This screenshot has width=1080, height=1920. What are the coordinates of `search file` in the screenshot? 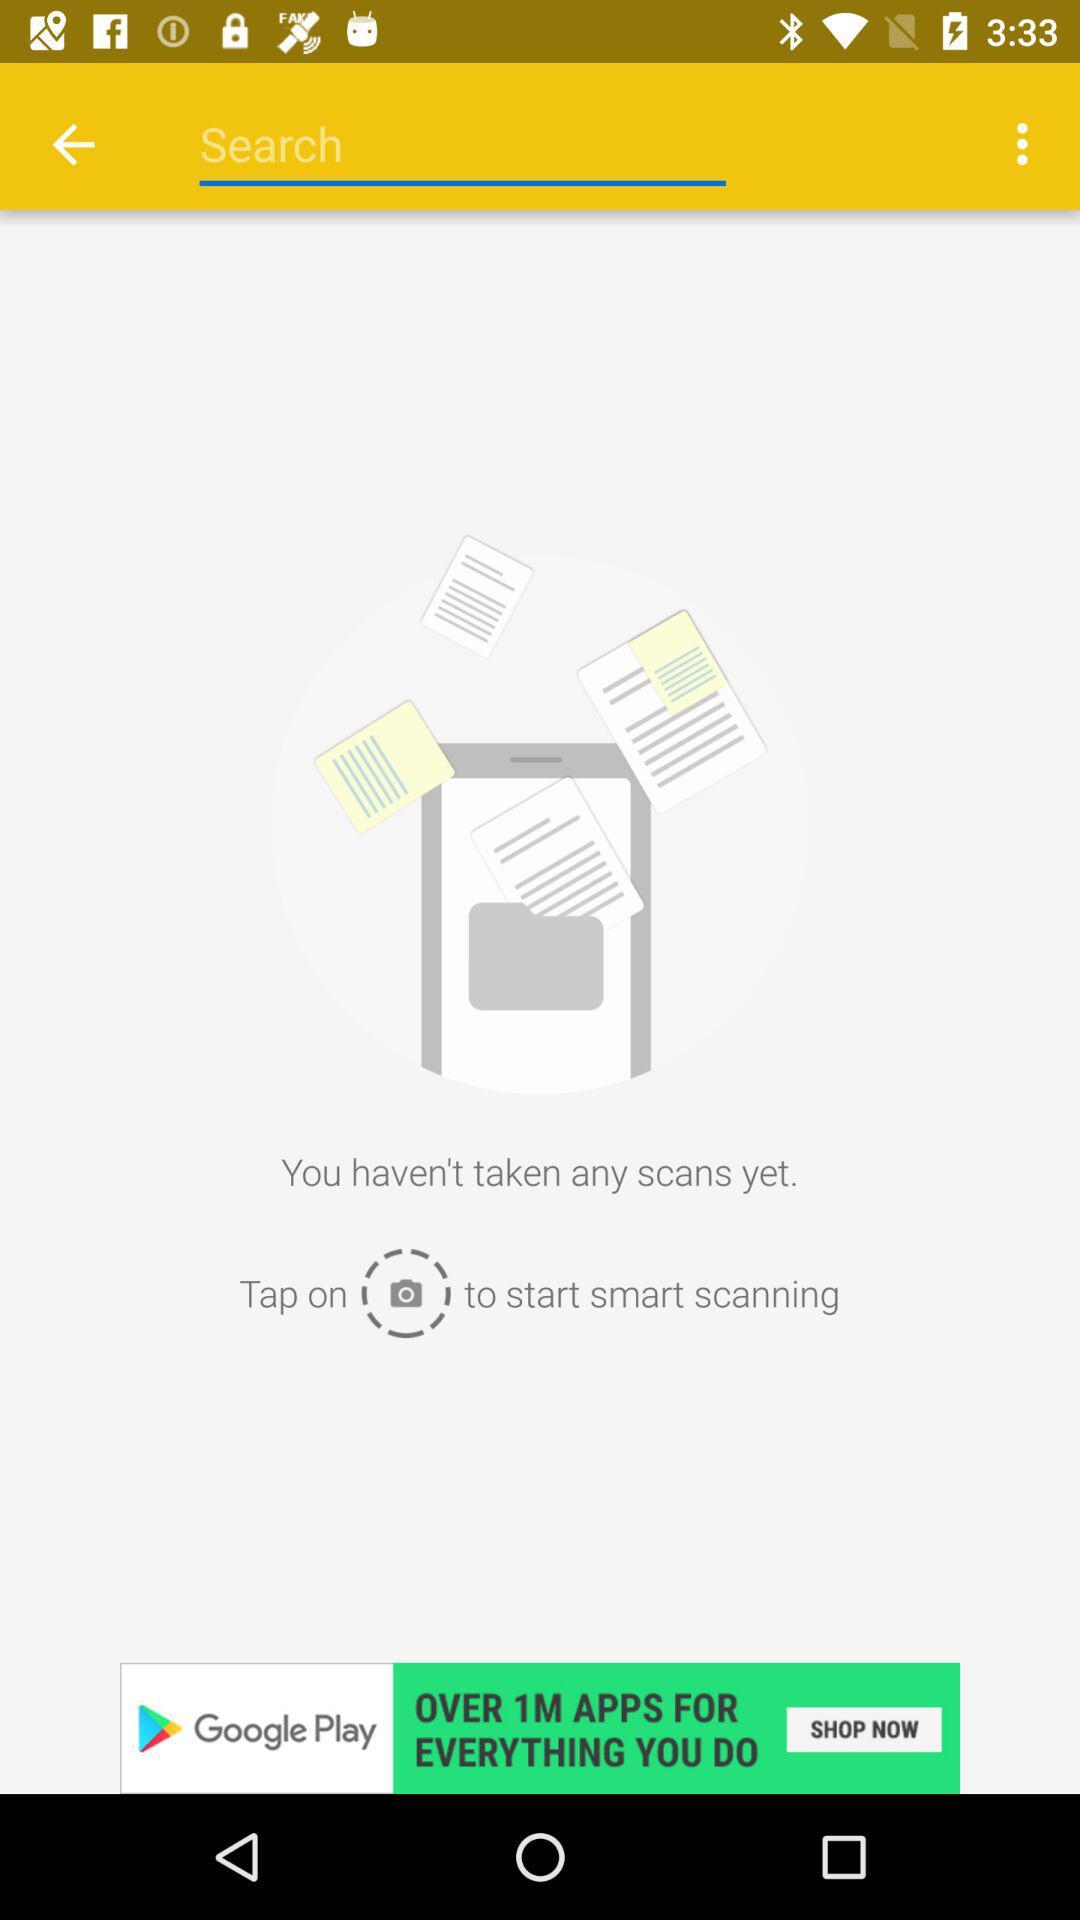 It's located at (462, 143).